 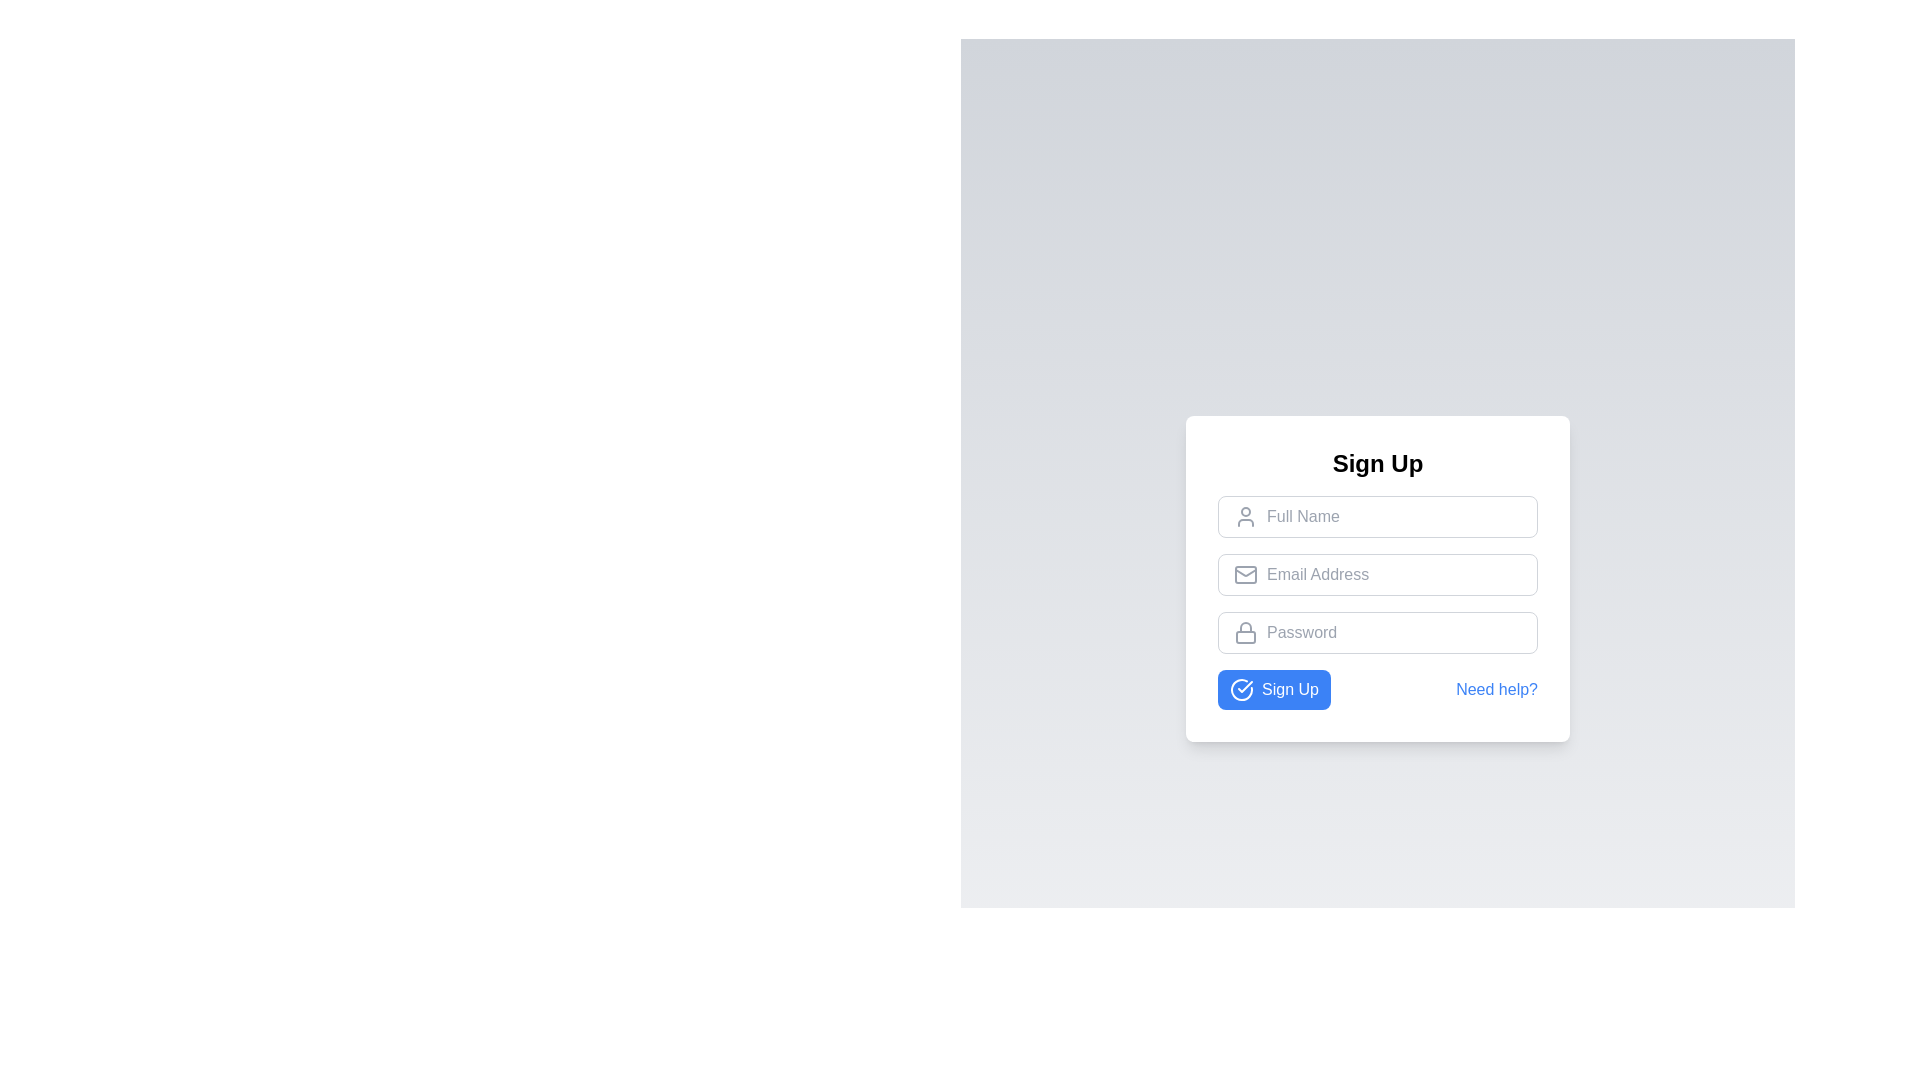 What do you see at coordinates (1376, 574) in the screenshot?
I see `the email input field located` at bounding box center [1376, 574].